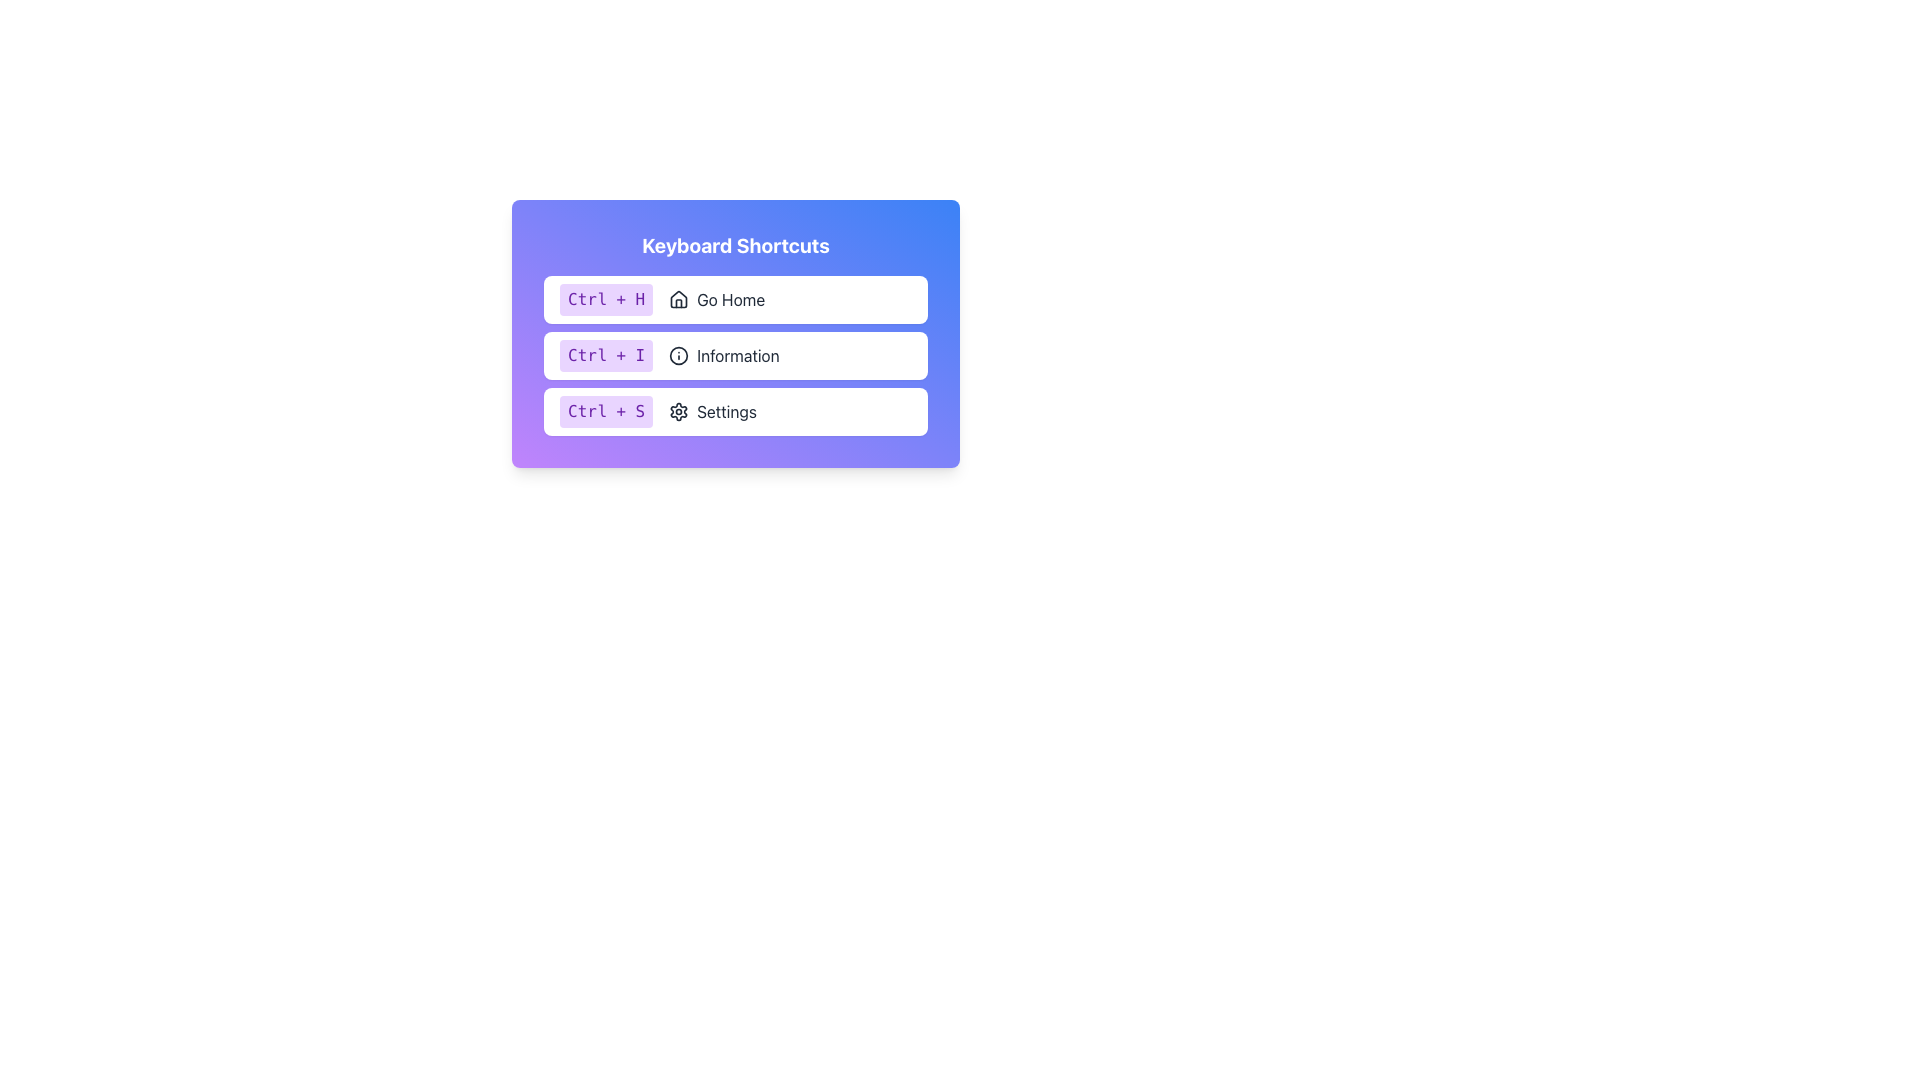 This screenshot has width=1920, height=1080. What do you see at coordinates (679, 411) in the screenshot?
I see `the 'Settings' icon located in the third row of the 'Keyboard Shortcuts' section, next to the text labeled 'Settings'` at bounding box center [679, 411].